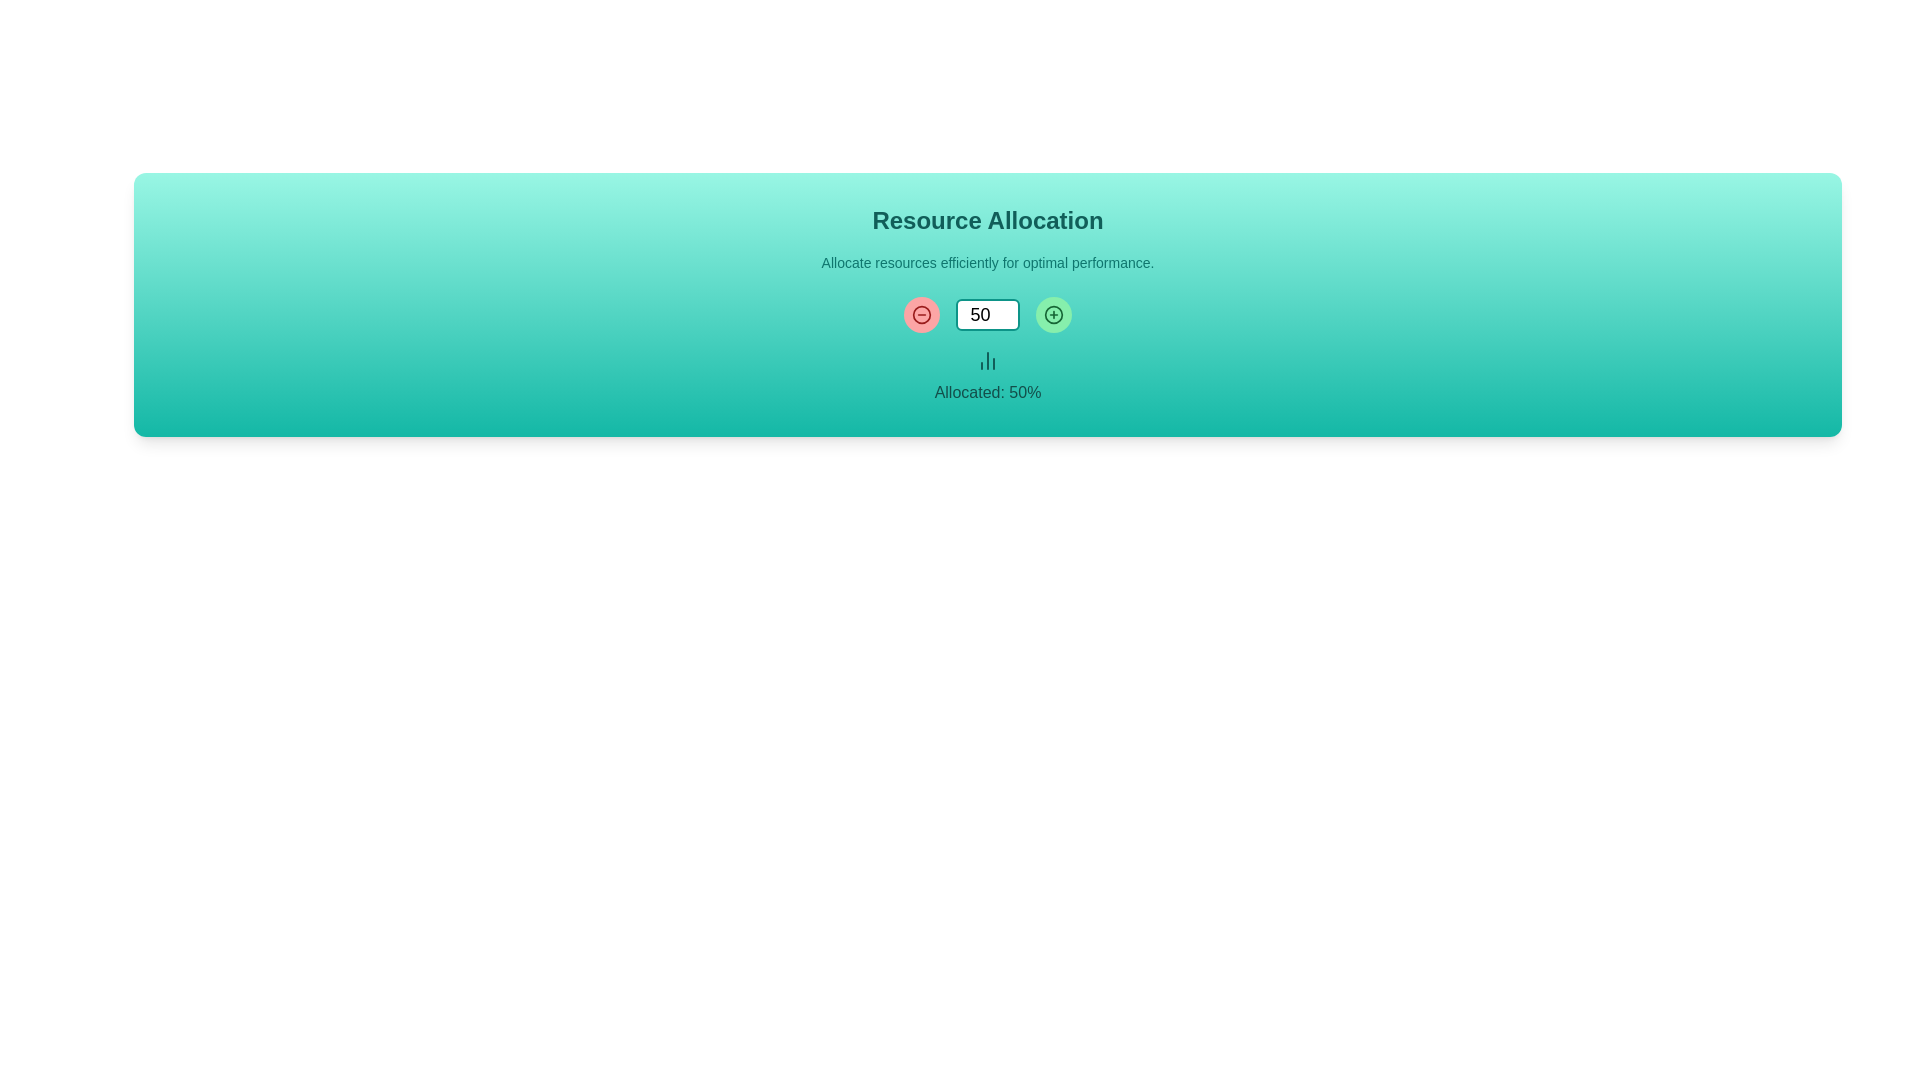 Image resolution: width=1920 pixels, height=1080 pixels. I want to click on the minus icon within the circular graphic, which is used for decreasing the numerical value of allocated resources, located beneath the text field displaying '50', so click(920, 315).